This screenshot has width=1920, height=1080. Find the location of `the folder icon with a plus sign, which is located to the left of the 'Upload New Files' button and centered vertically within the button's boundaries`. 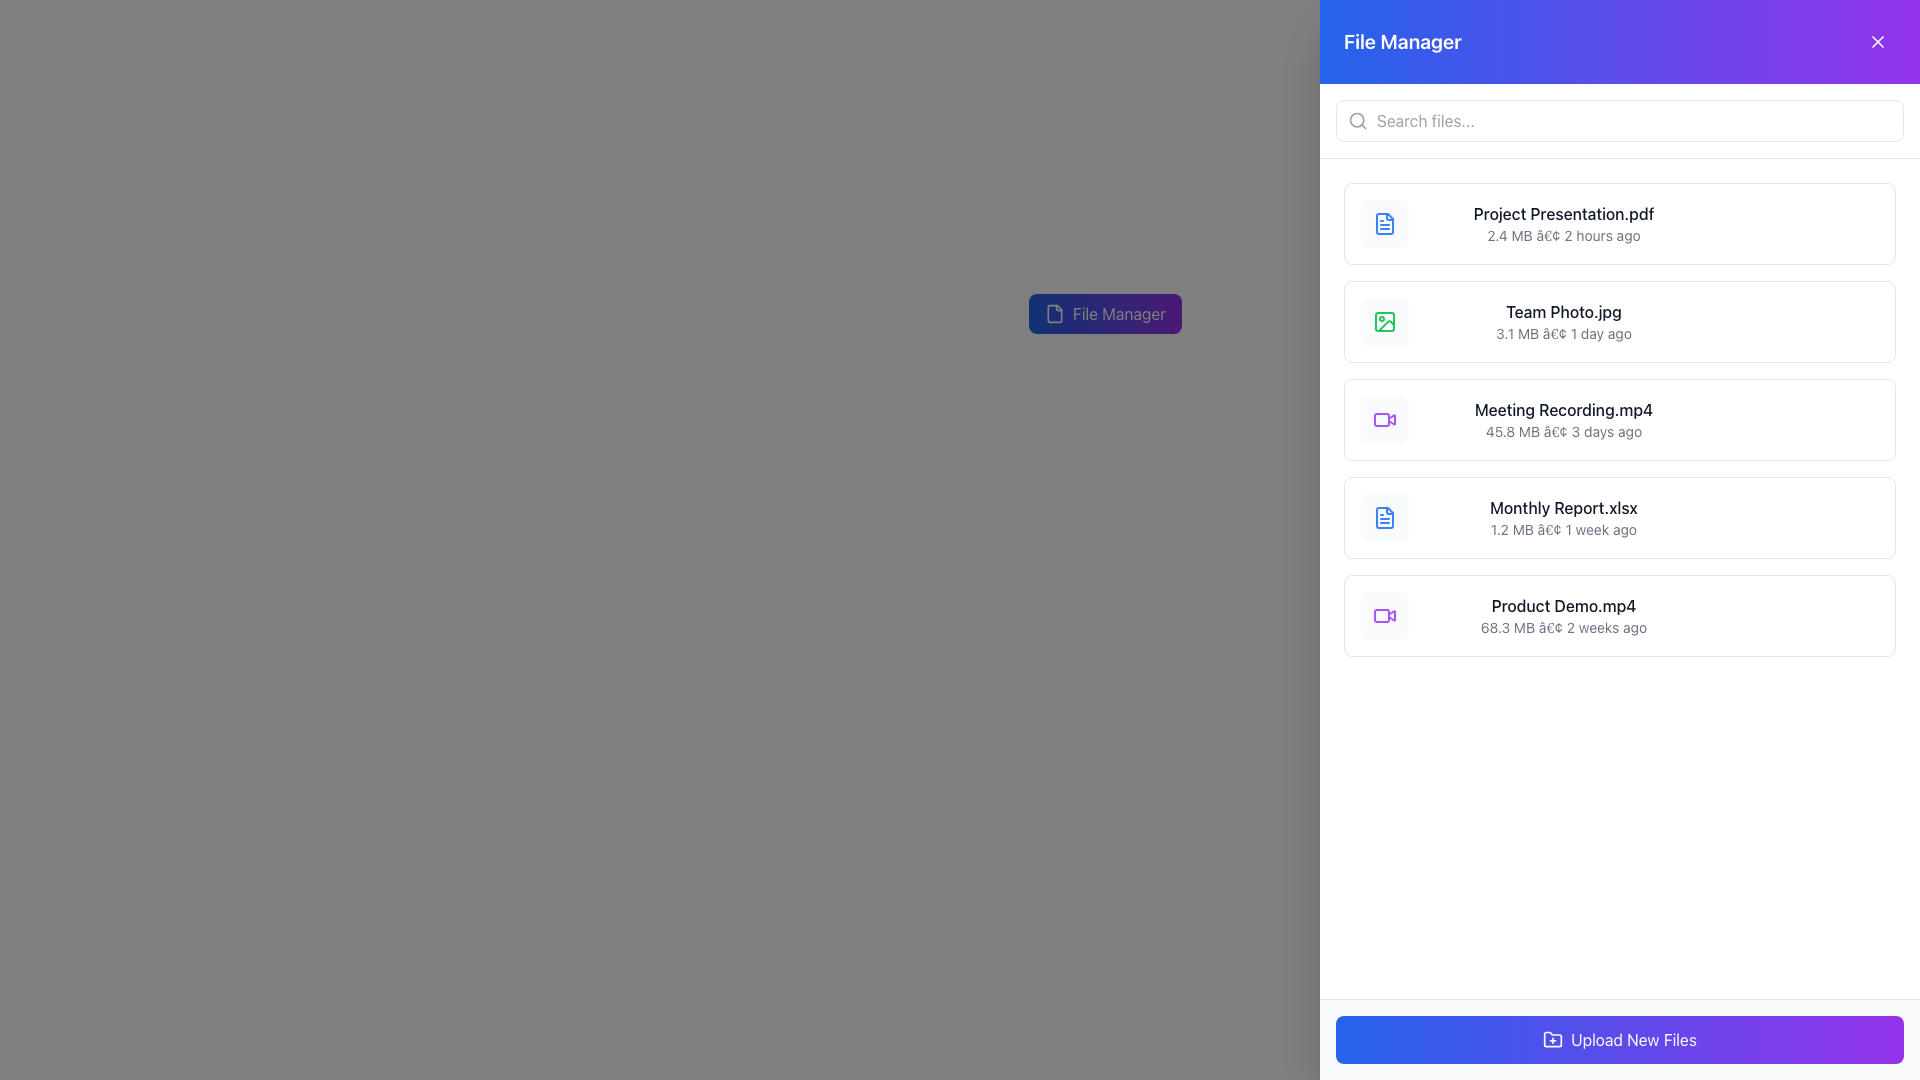

the folder icon with a plus sign, which is located to the left of the 'Upload New Files' button and centered vertically within the button's boundaries is located at coordinates (1552, 1039).